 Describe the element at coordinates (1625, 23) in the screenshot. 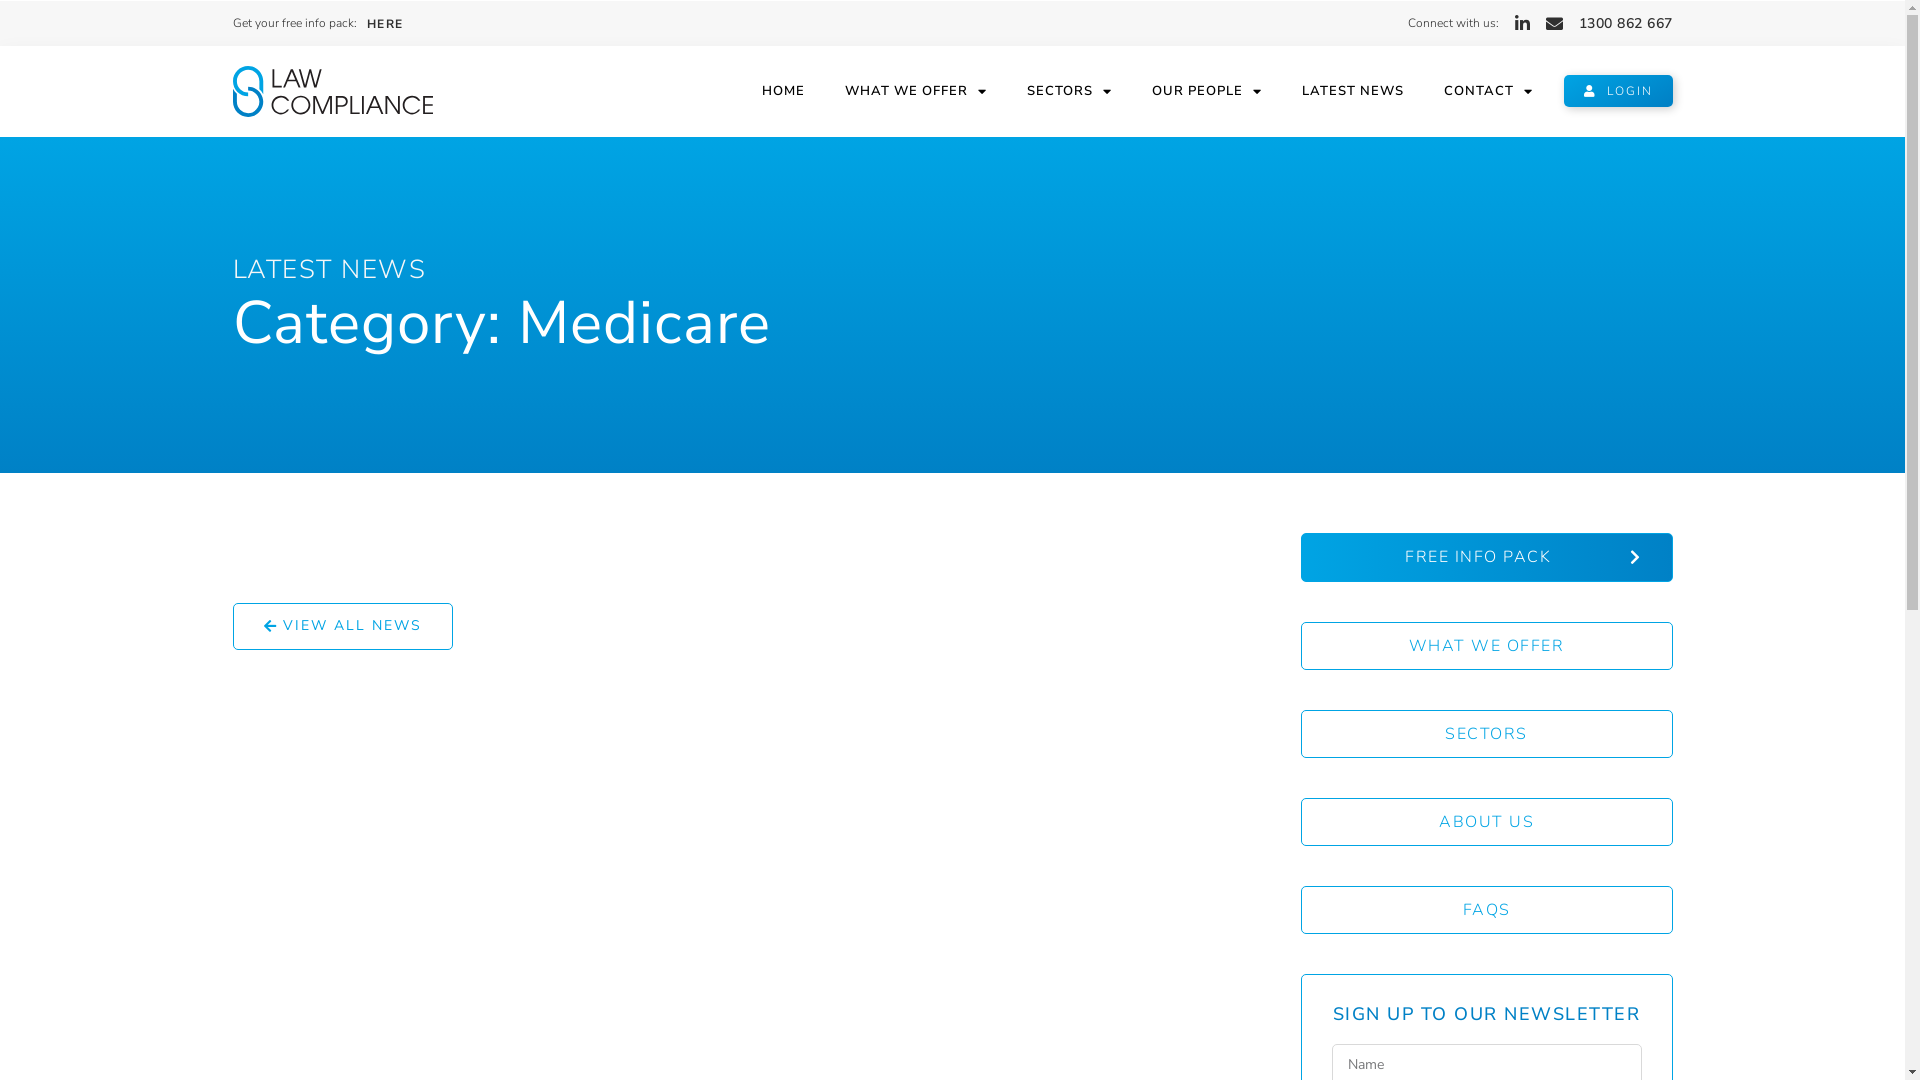

I see `'1300 862 667'` at that location.